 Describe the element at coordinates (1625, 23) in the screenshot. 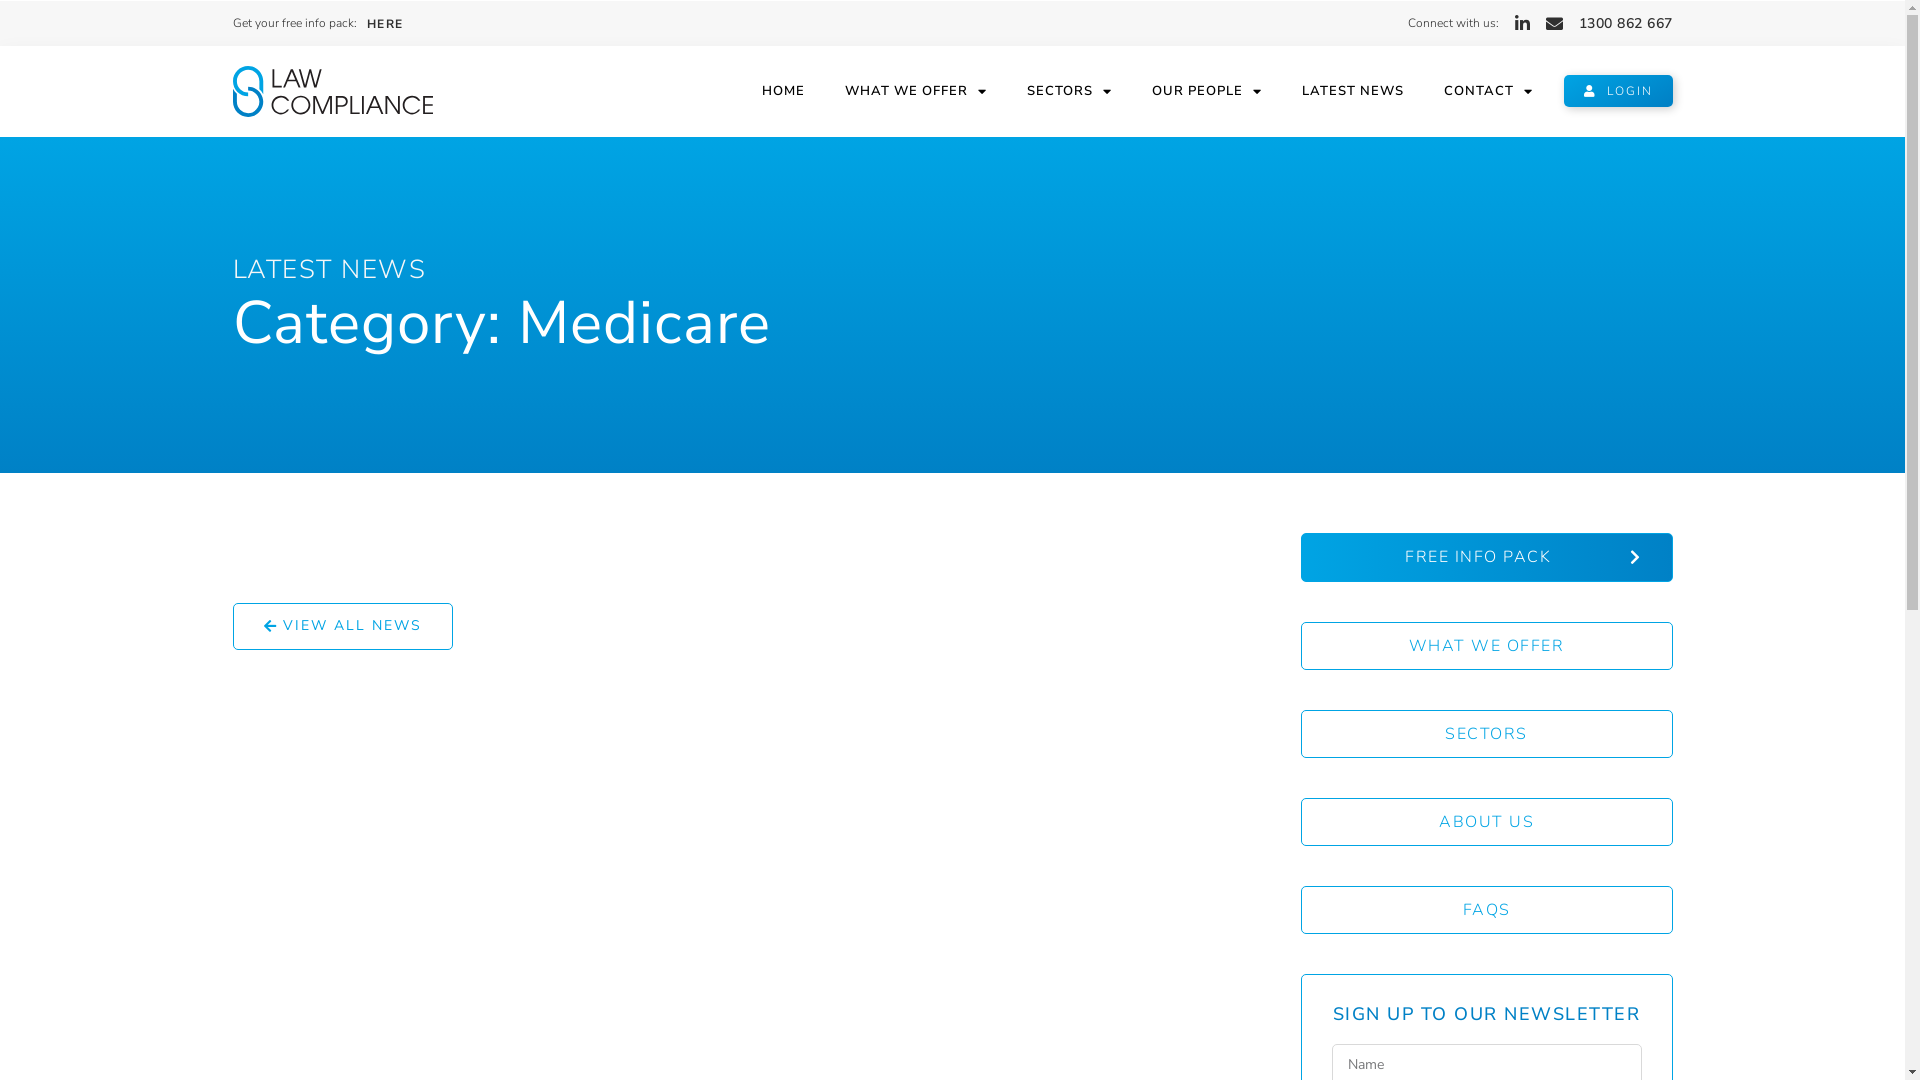

I see `'1300 862 667'` at that location.